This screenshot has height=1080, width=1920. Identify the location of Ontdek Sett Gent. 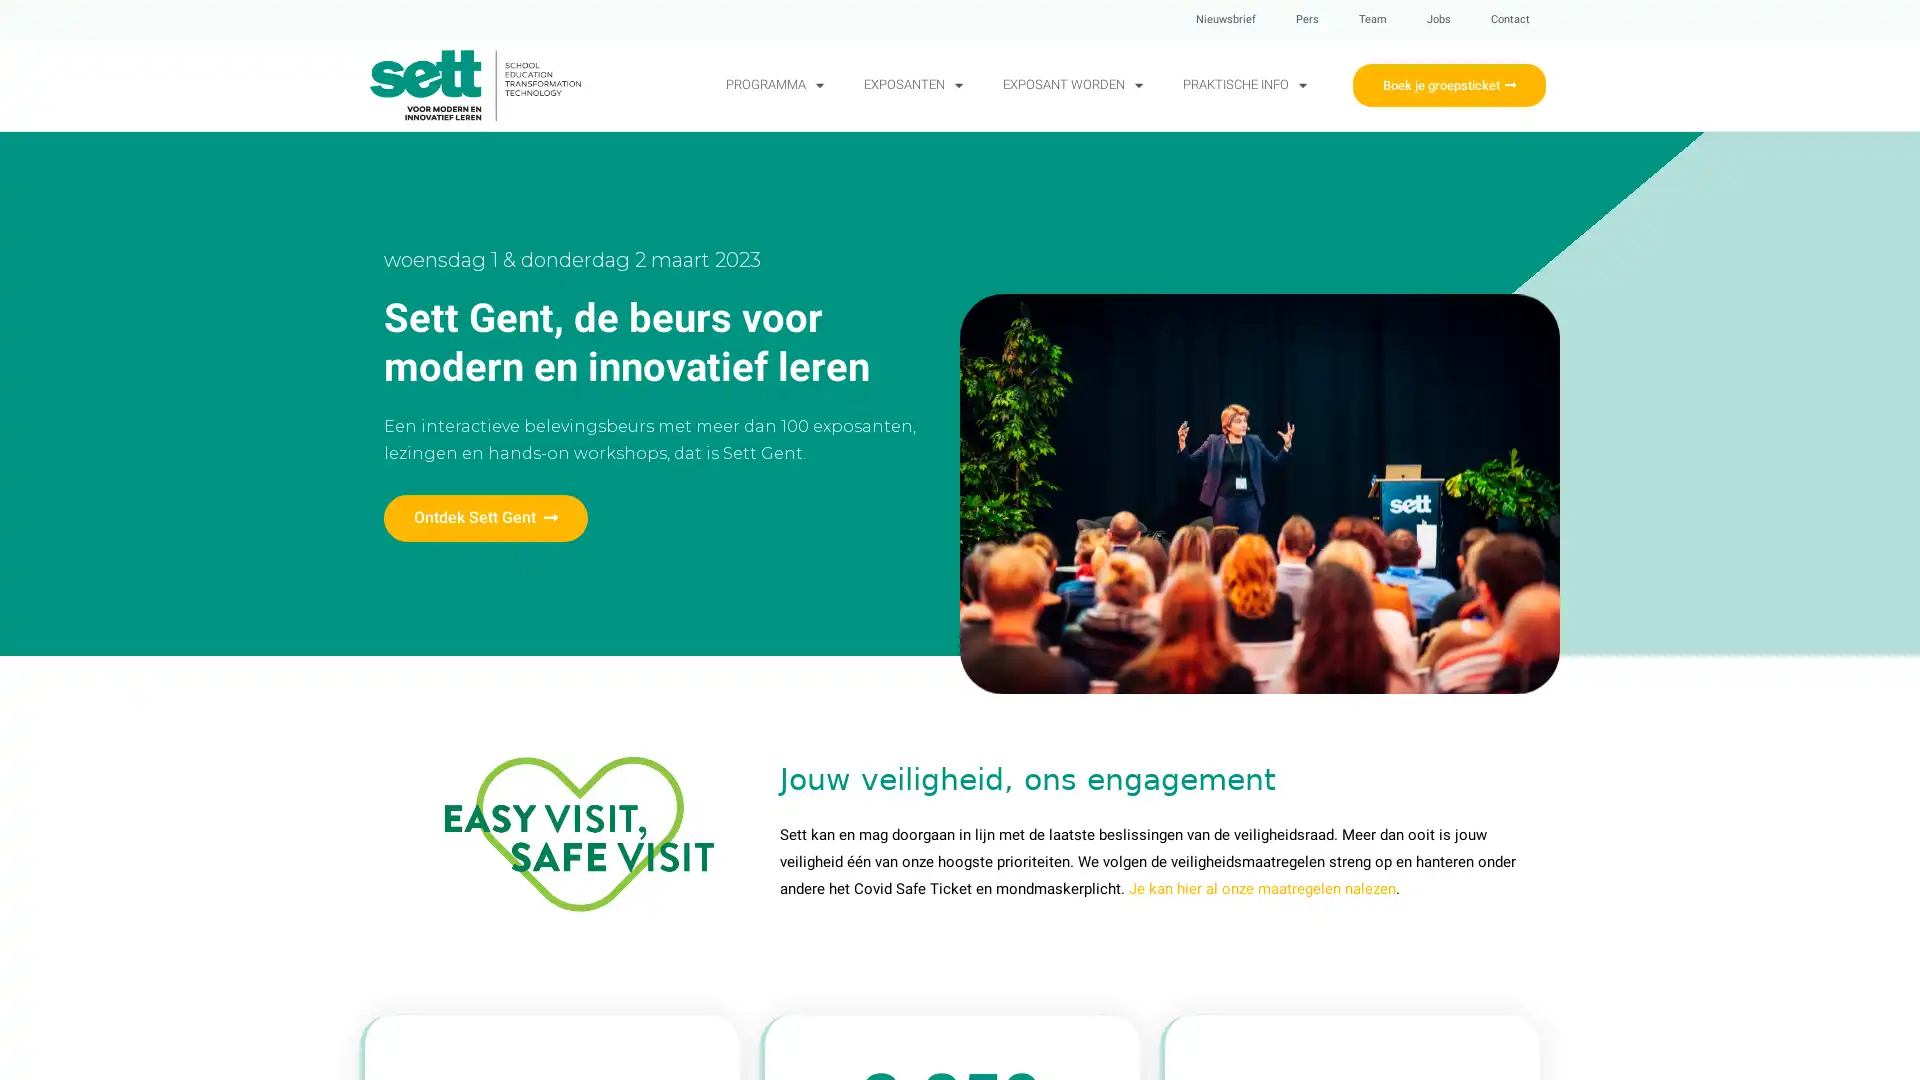
(485, 517).